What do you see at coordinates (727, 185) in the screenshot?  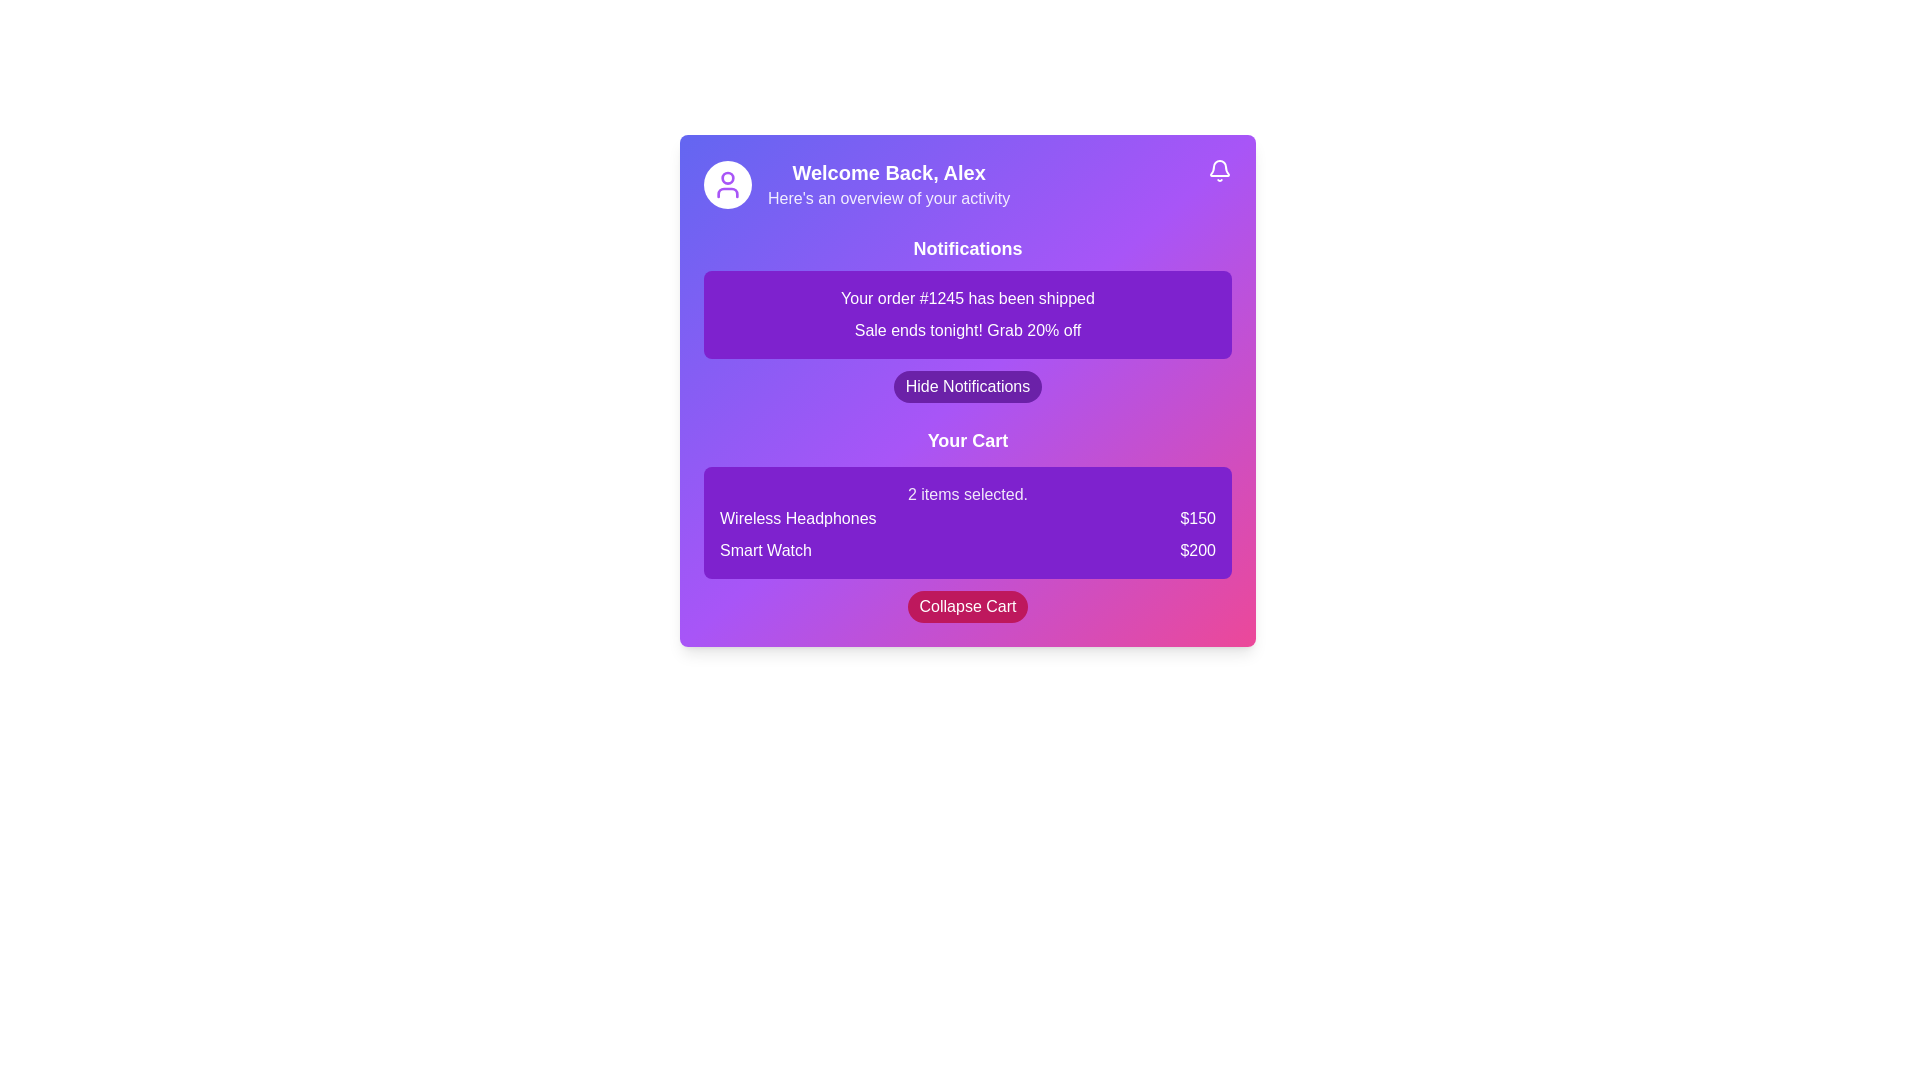 I see `the user profile icon located at the top-left corner of the card, slightly to the left of the text 'Welcome Back, Alex'` at bounding box center [727, 185].